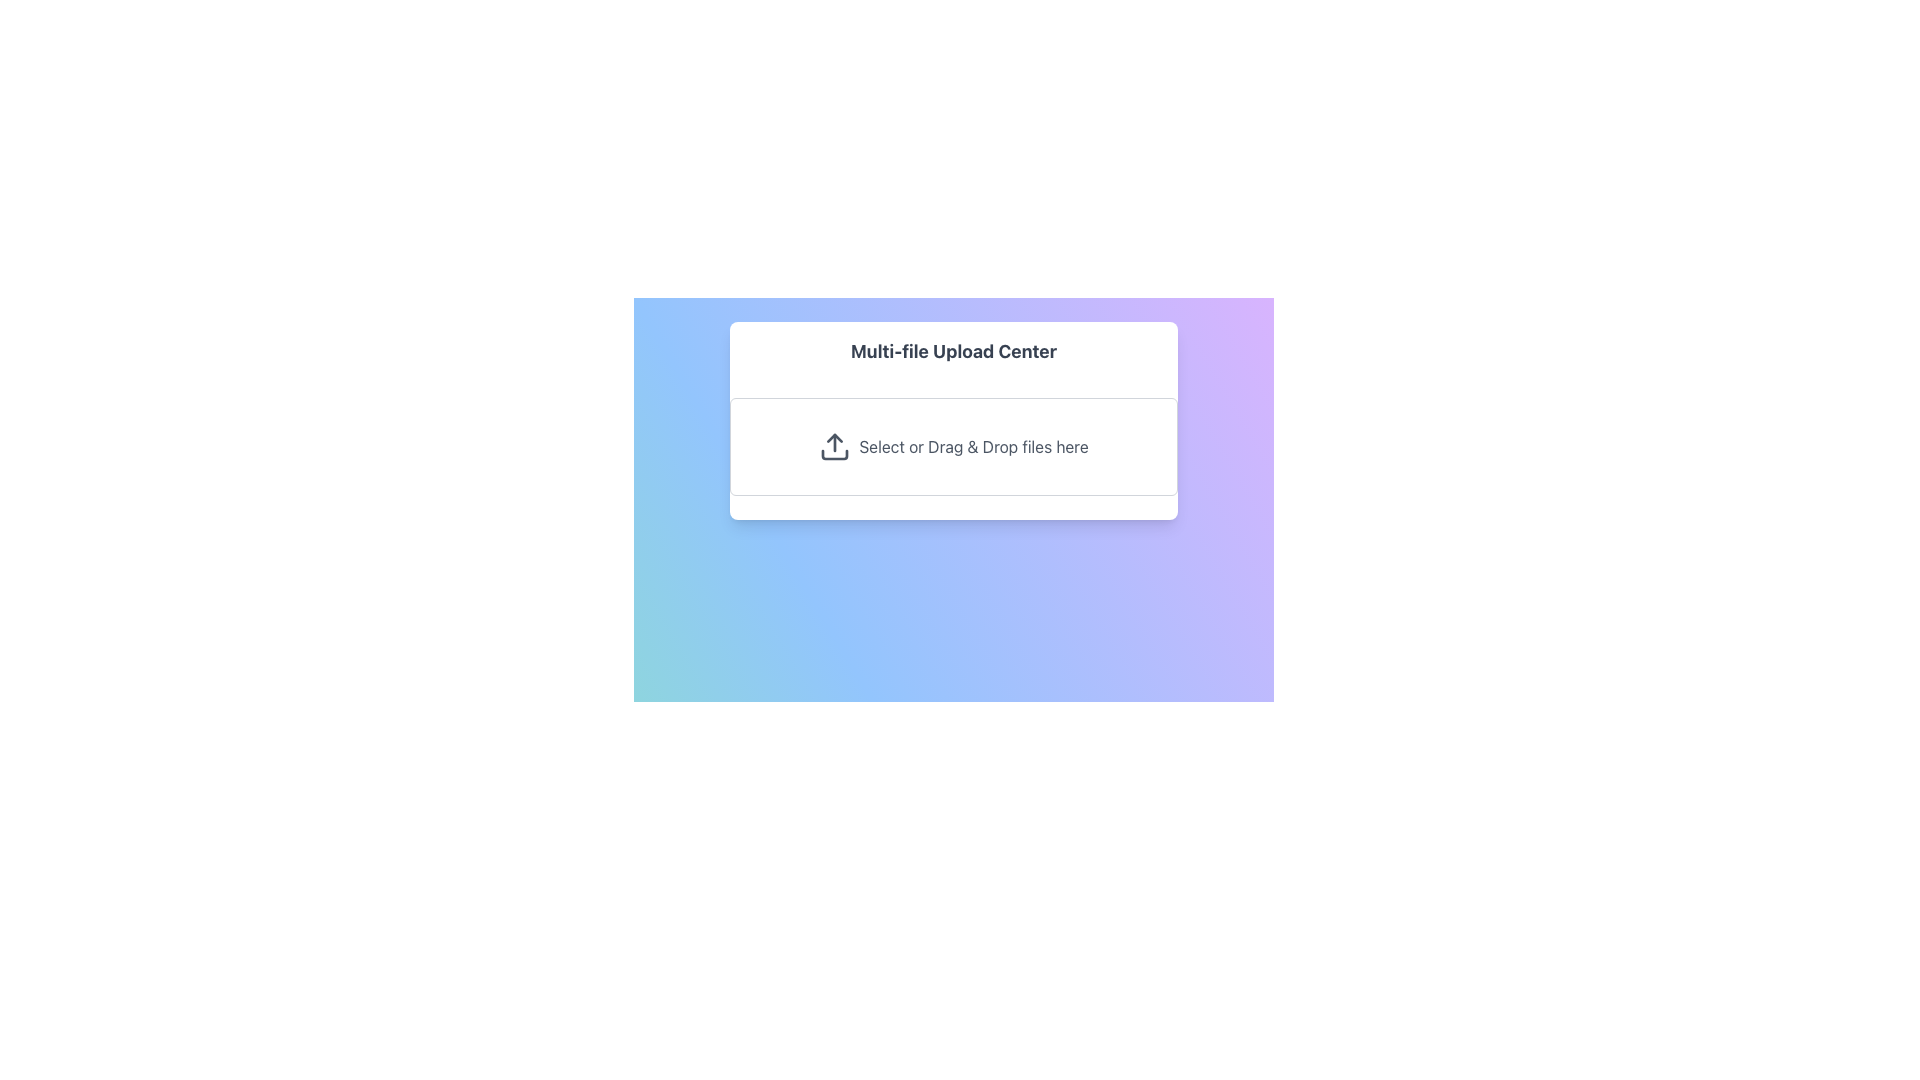 This screenshot has height=1080, width=1920. I want to click on the upload icon, which is a vector icon depicting an upward arrow inside a rectangular shape, located to the left of the text 'Select or Drag & Drop files here', so click(835, 446).